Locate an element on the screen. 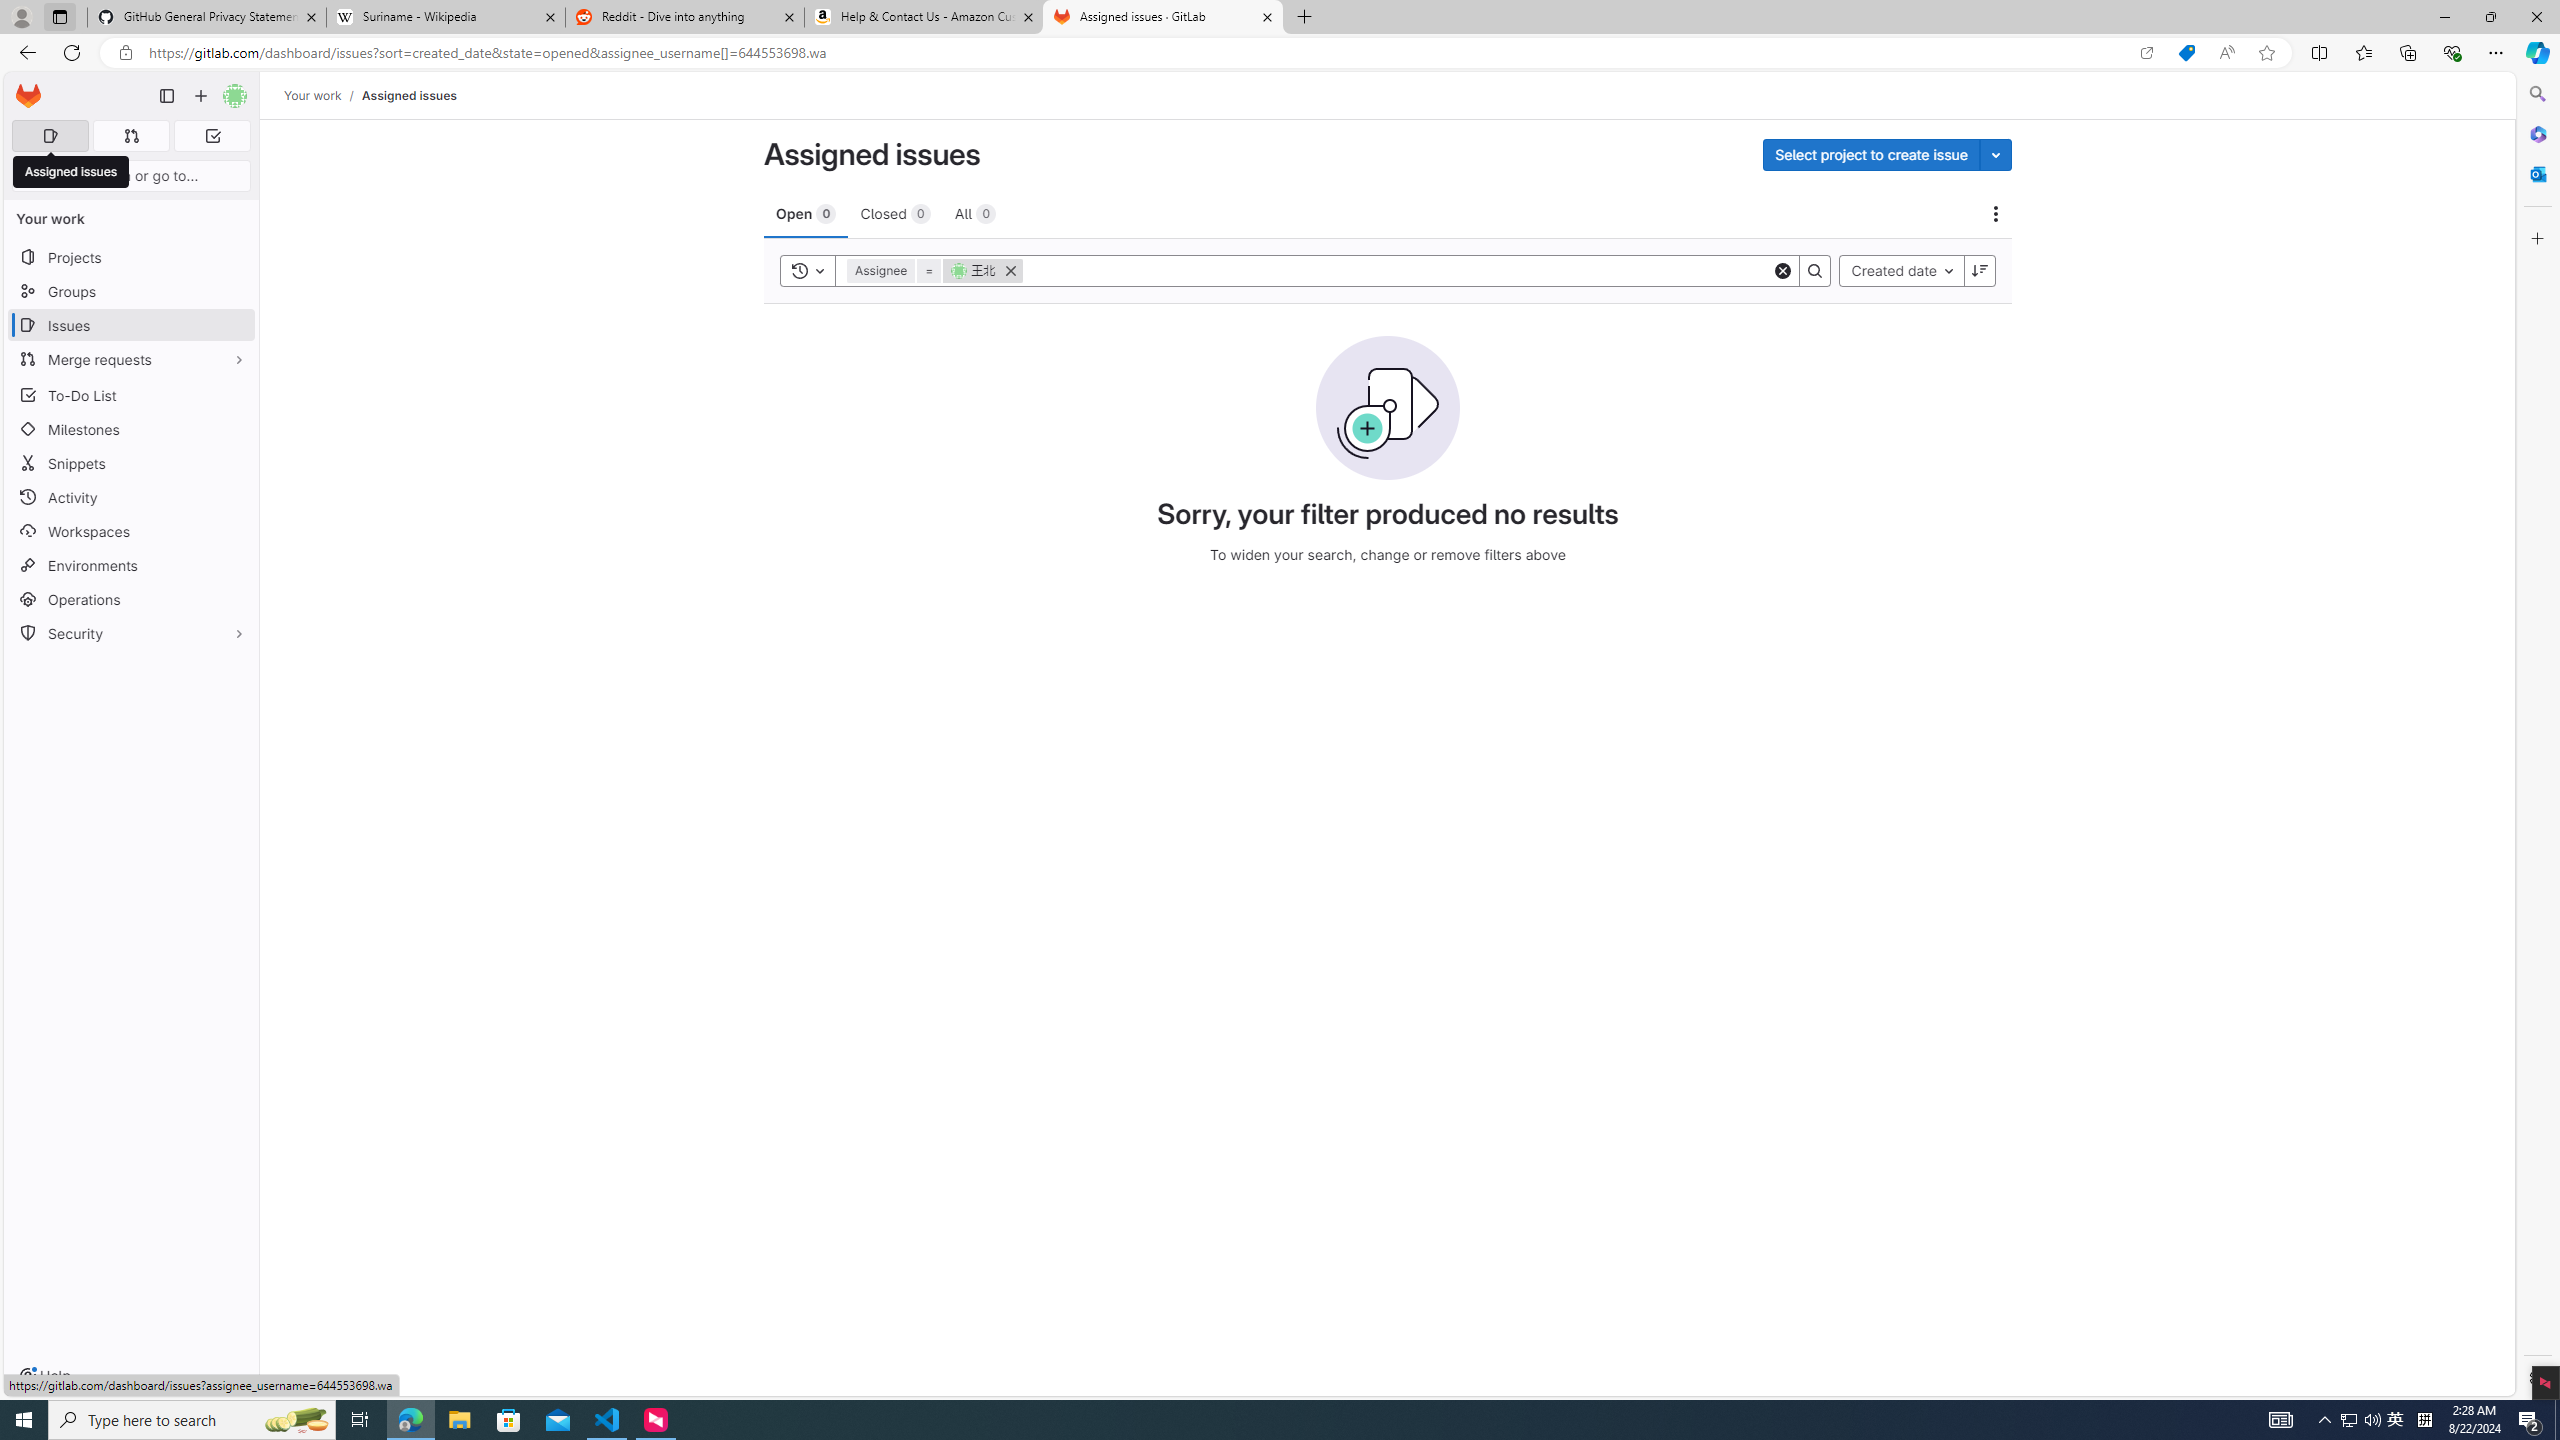  'Assigned issues' is located at coordinates (408, 95).